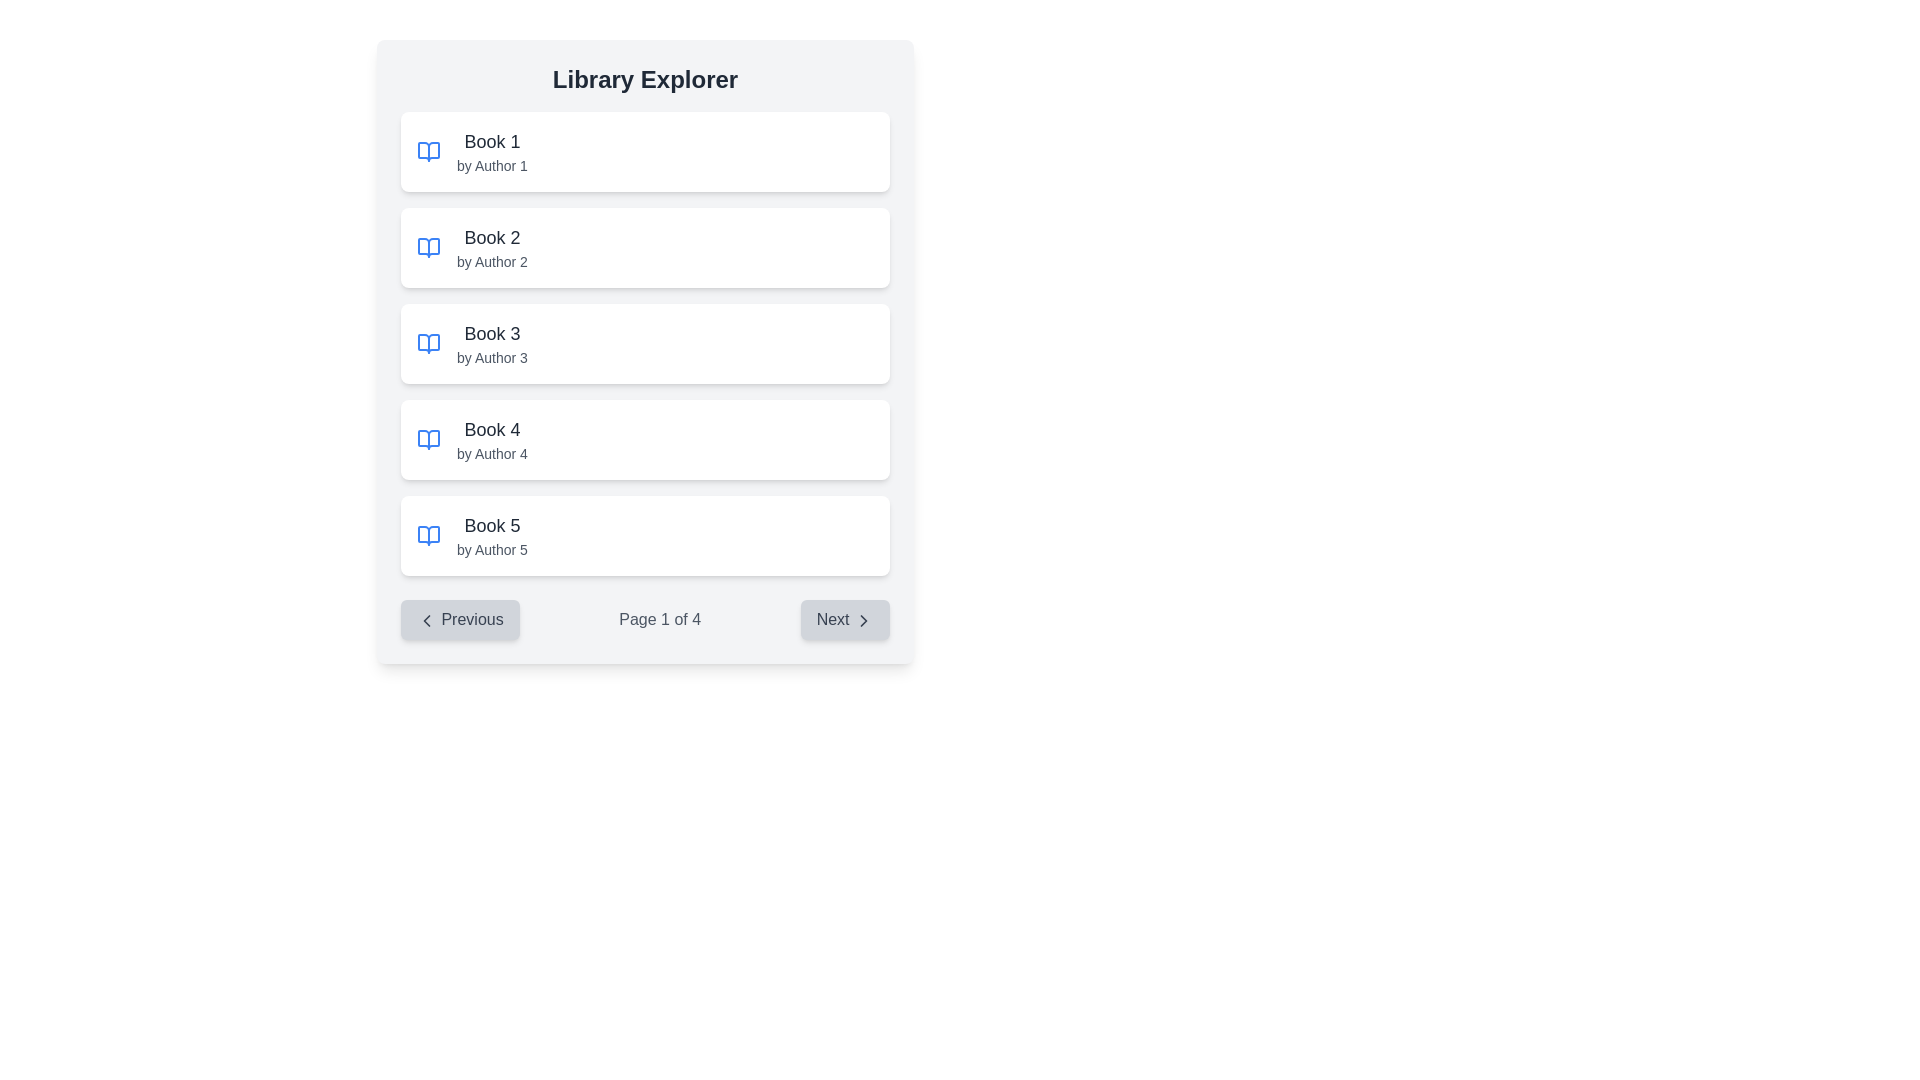 This screenshot has height=1080, width=1920. What do you see at coordinates (645, 246) in the screenshot?
I see `the second book entry` at bounding box center [645, 246].